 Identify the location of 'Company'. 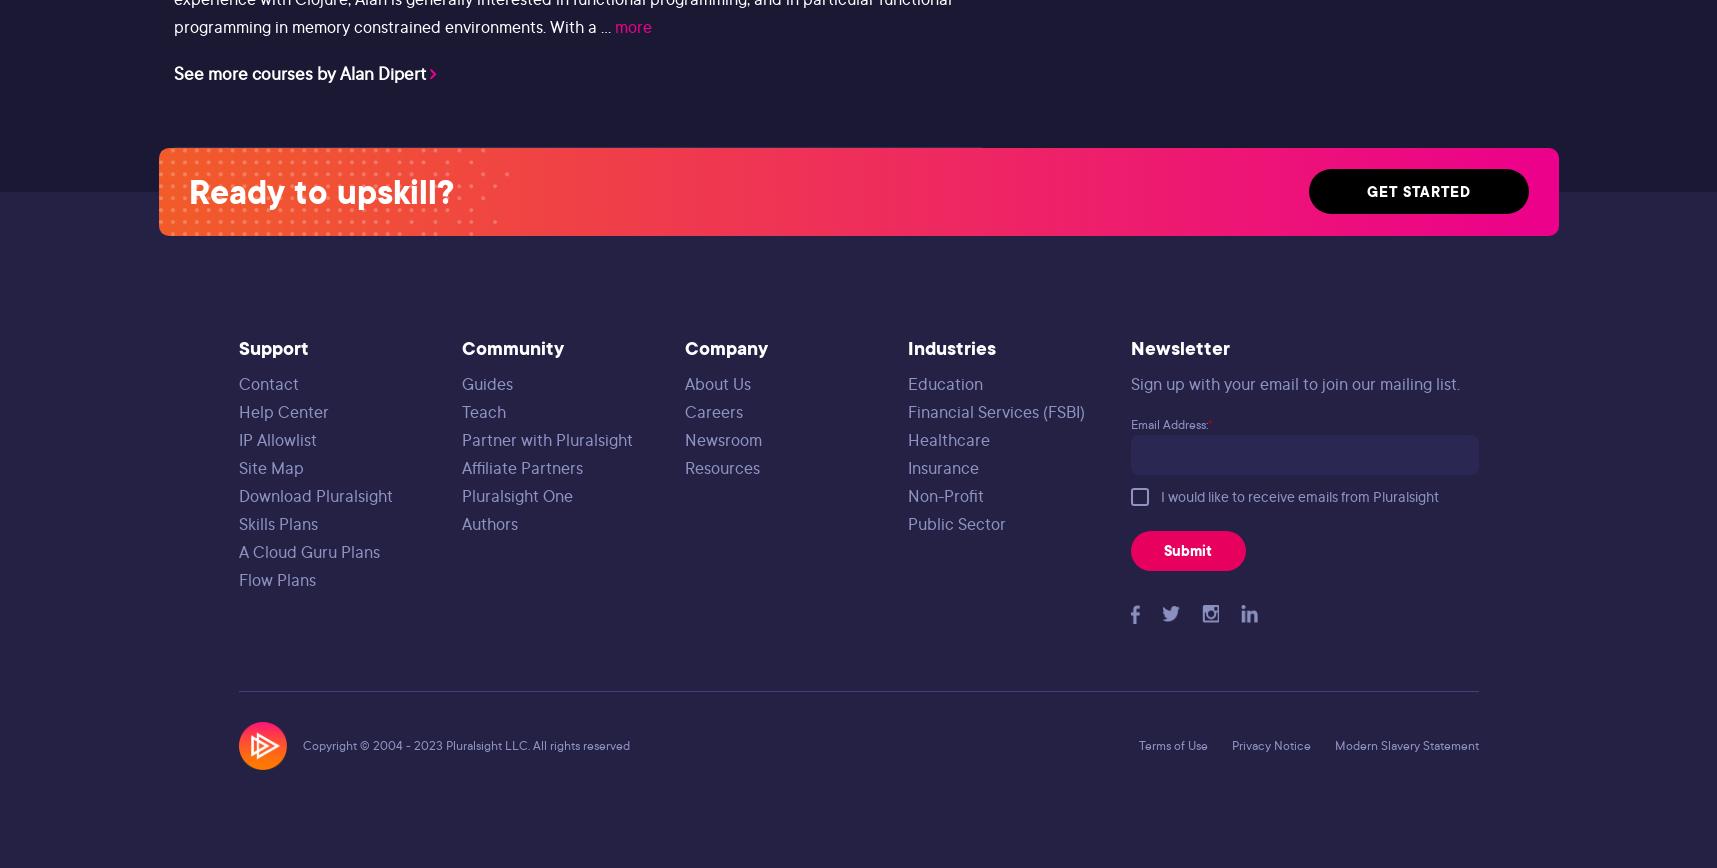
(725, 347).